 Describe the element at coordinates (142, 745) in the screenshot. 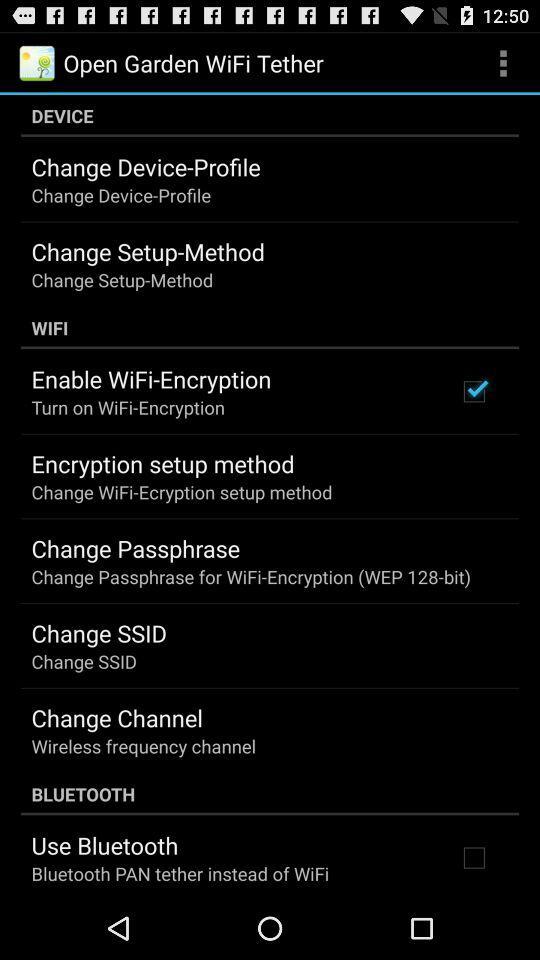

I see `the icon below change channel item` at that location.